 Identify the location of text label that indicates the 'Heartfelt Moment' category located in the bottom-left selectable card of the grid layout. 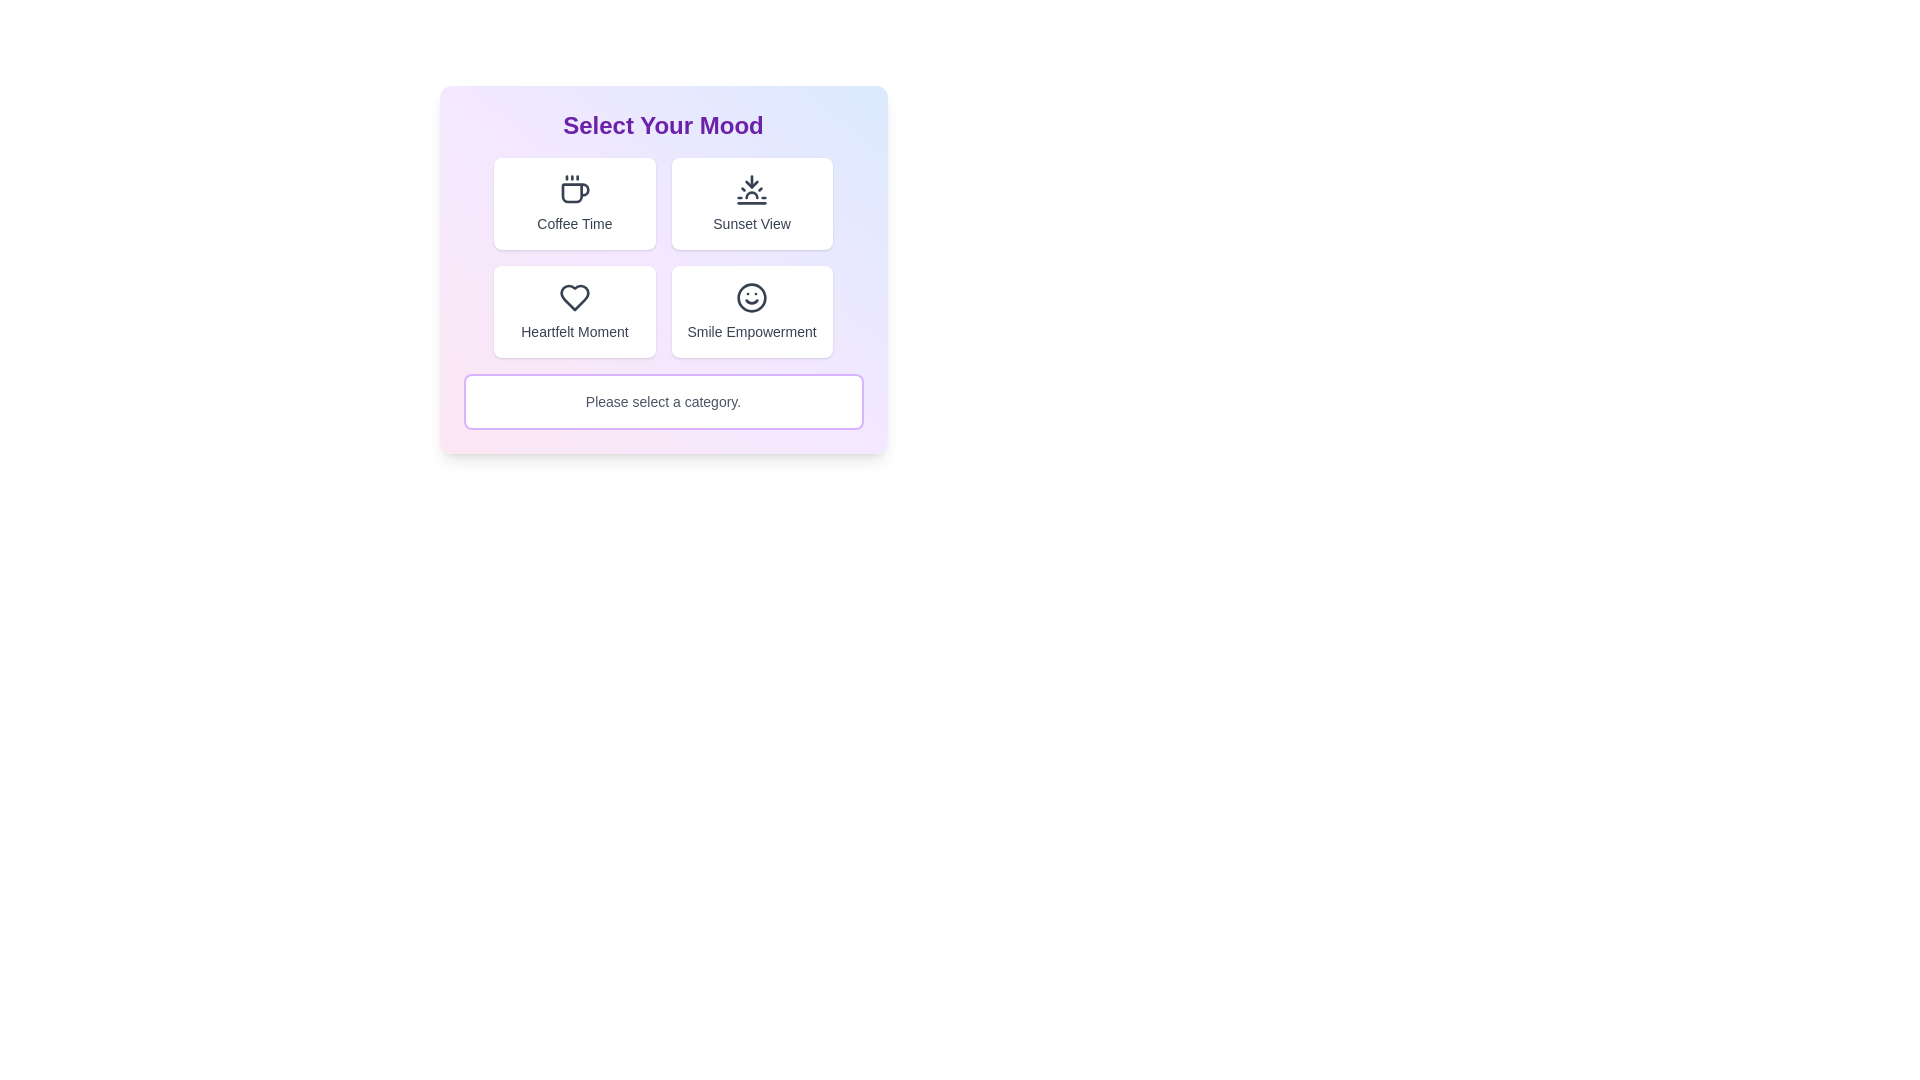
(573, 330).